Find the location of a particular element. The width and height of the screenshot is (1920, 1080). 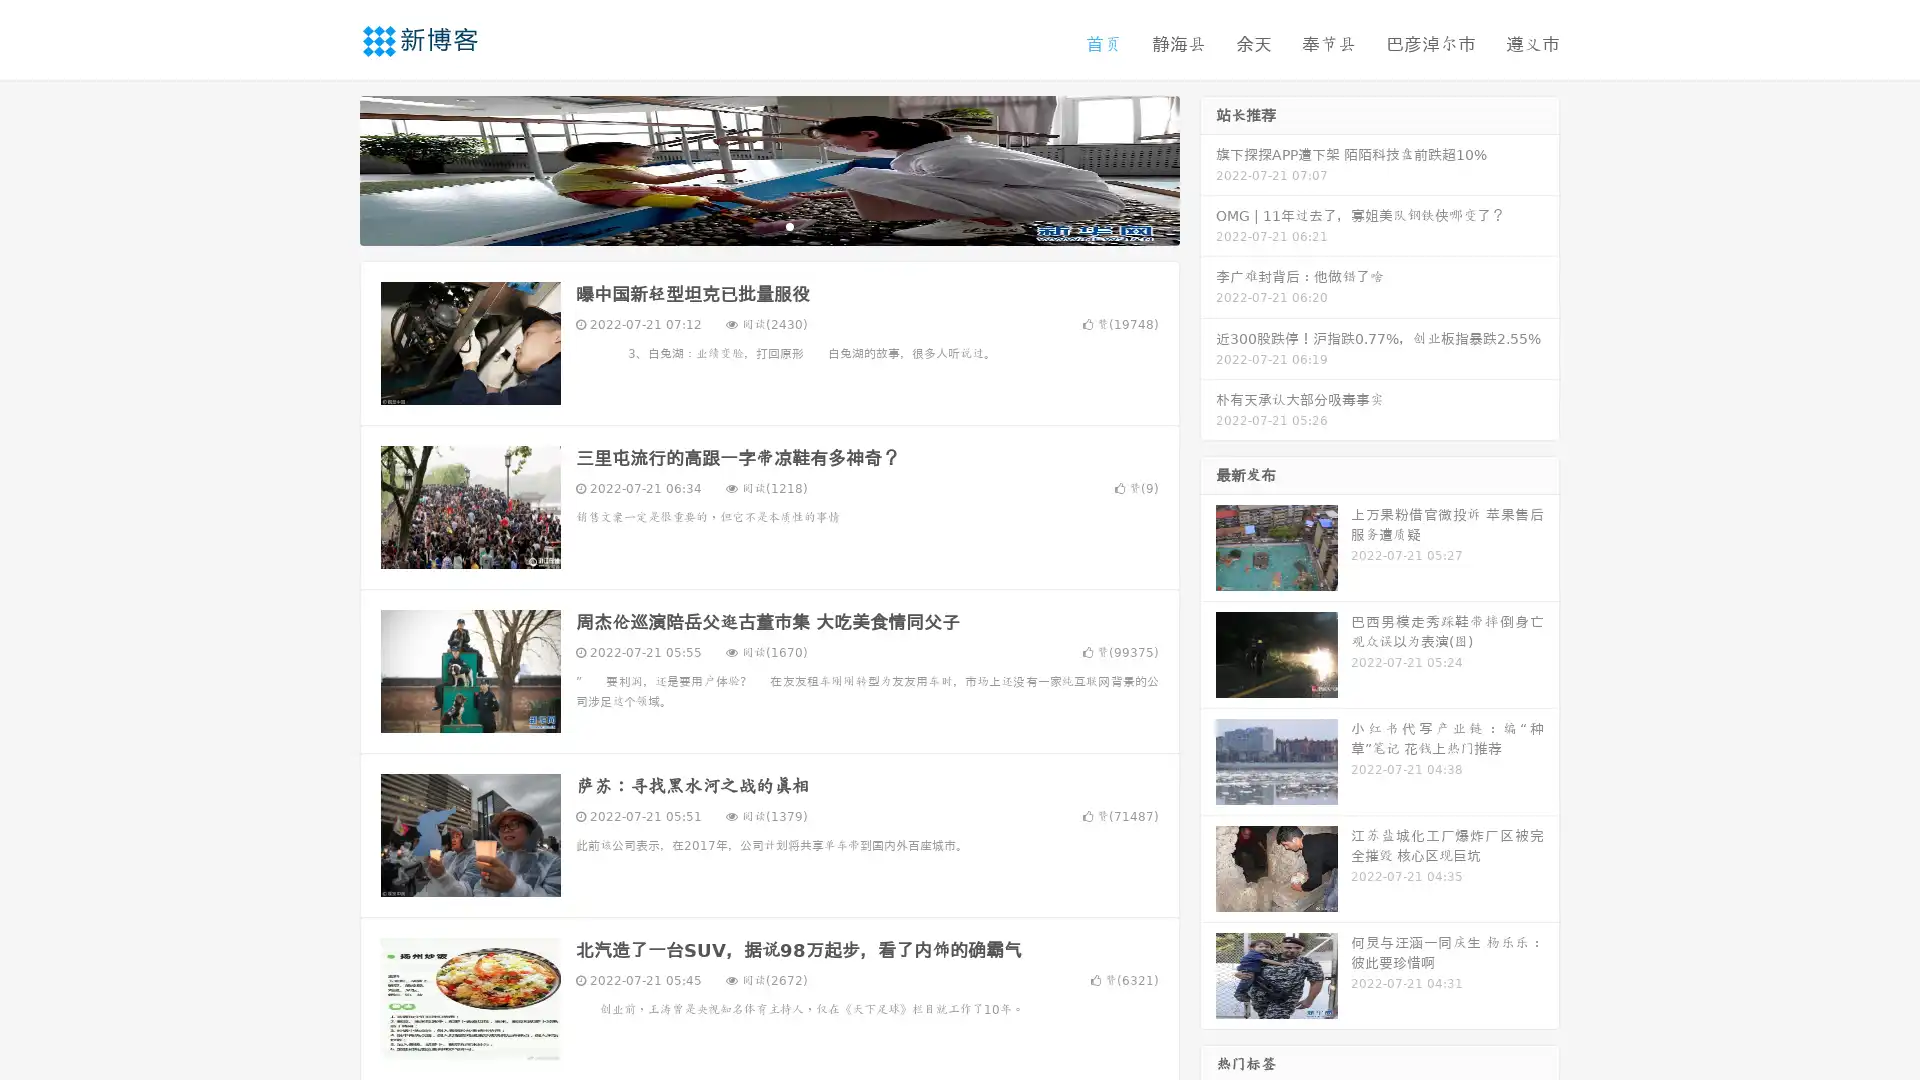

Go to slide 3 is located at coordinates (789, 225).